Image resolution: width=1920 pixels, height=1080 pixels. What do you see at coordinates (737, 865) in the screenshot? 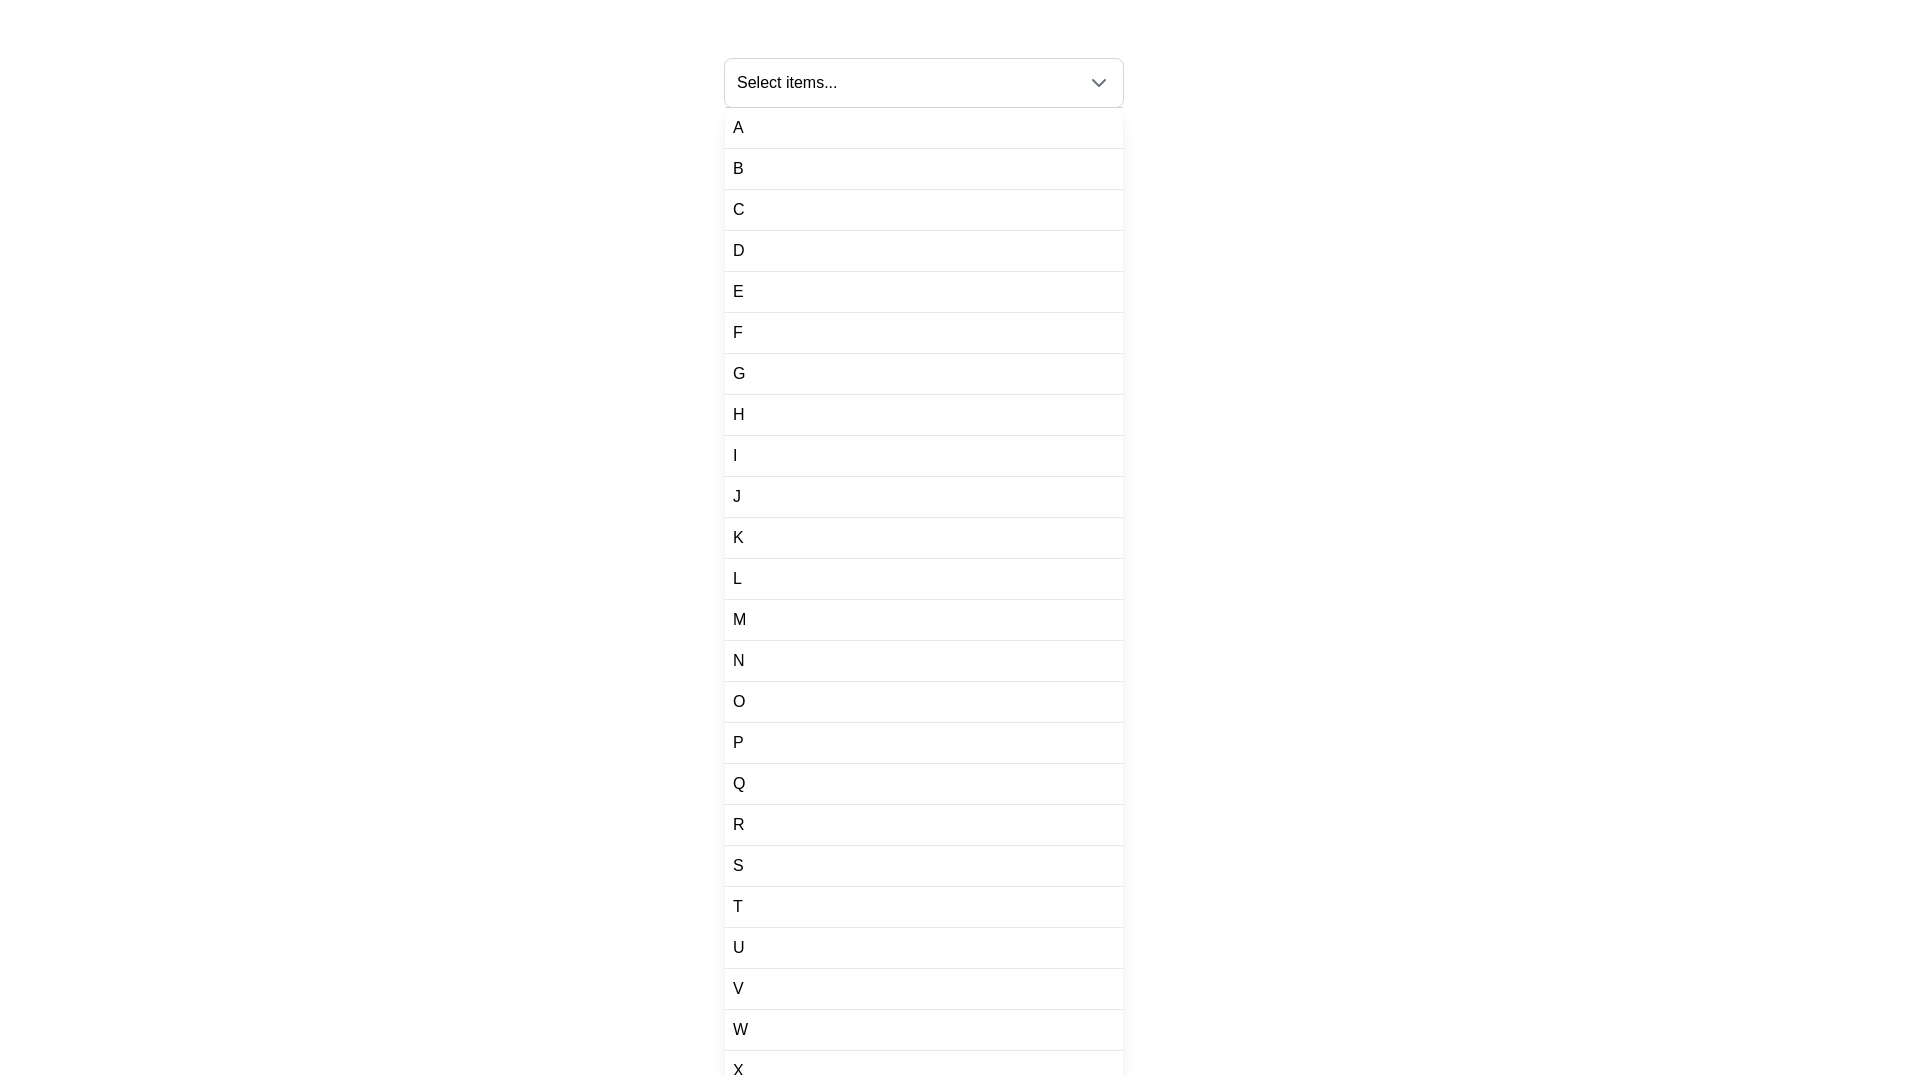
I see `the selectable item displaying the letter 'S' in the dropdown list` at bounding box center [737, 865].